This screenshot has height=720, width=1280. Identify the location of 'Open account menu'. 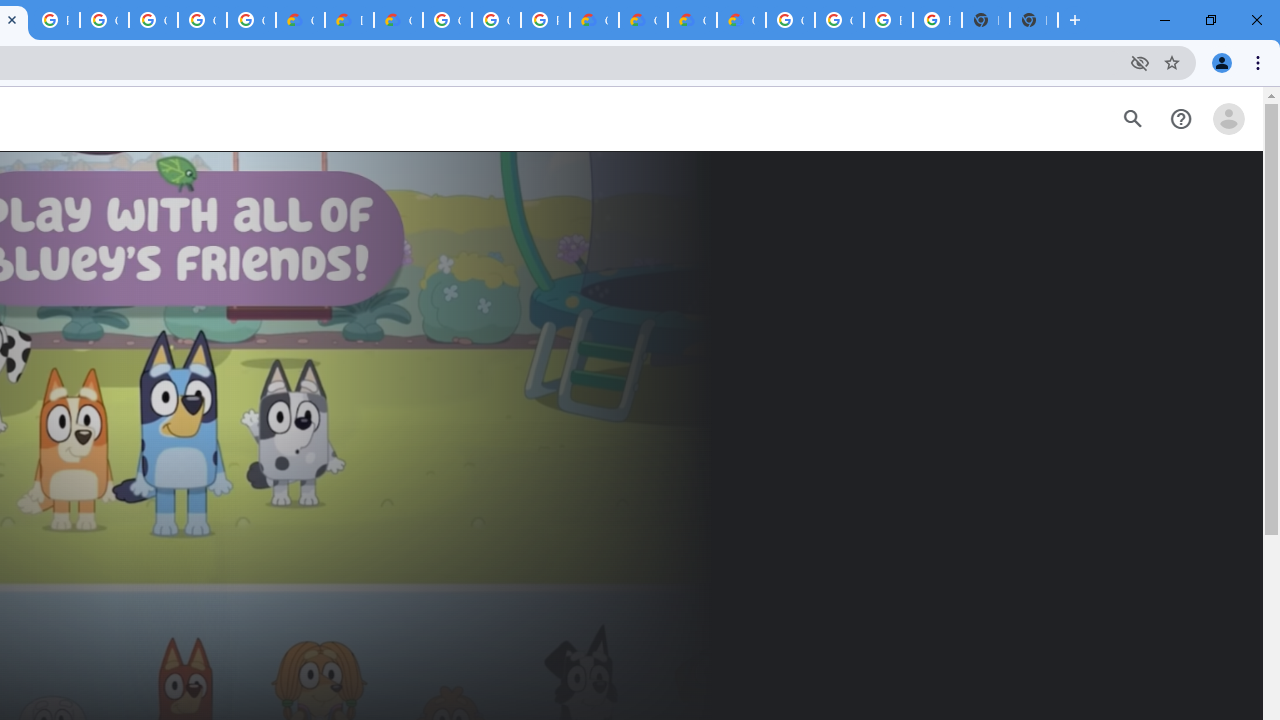
(1227, 119).